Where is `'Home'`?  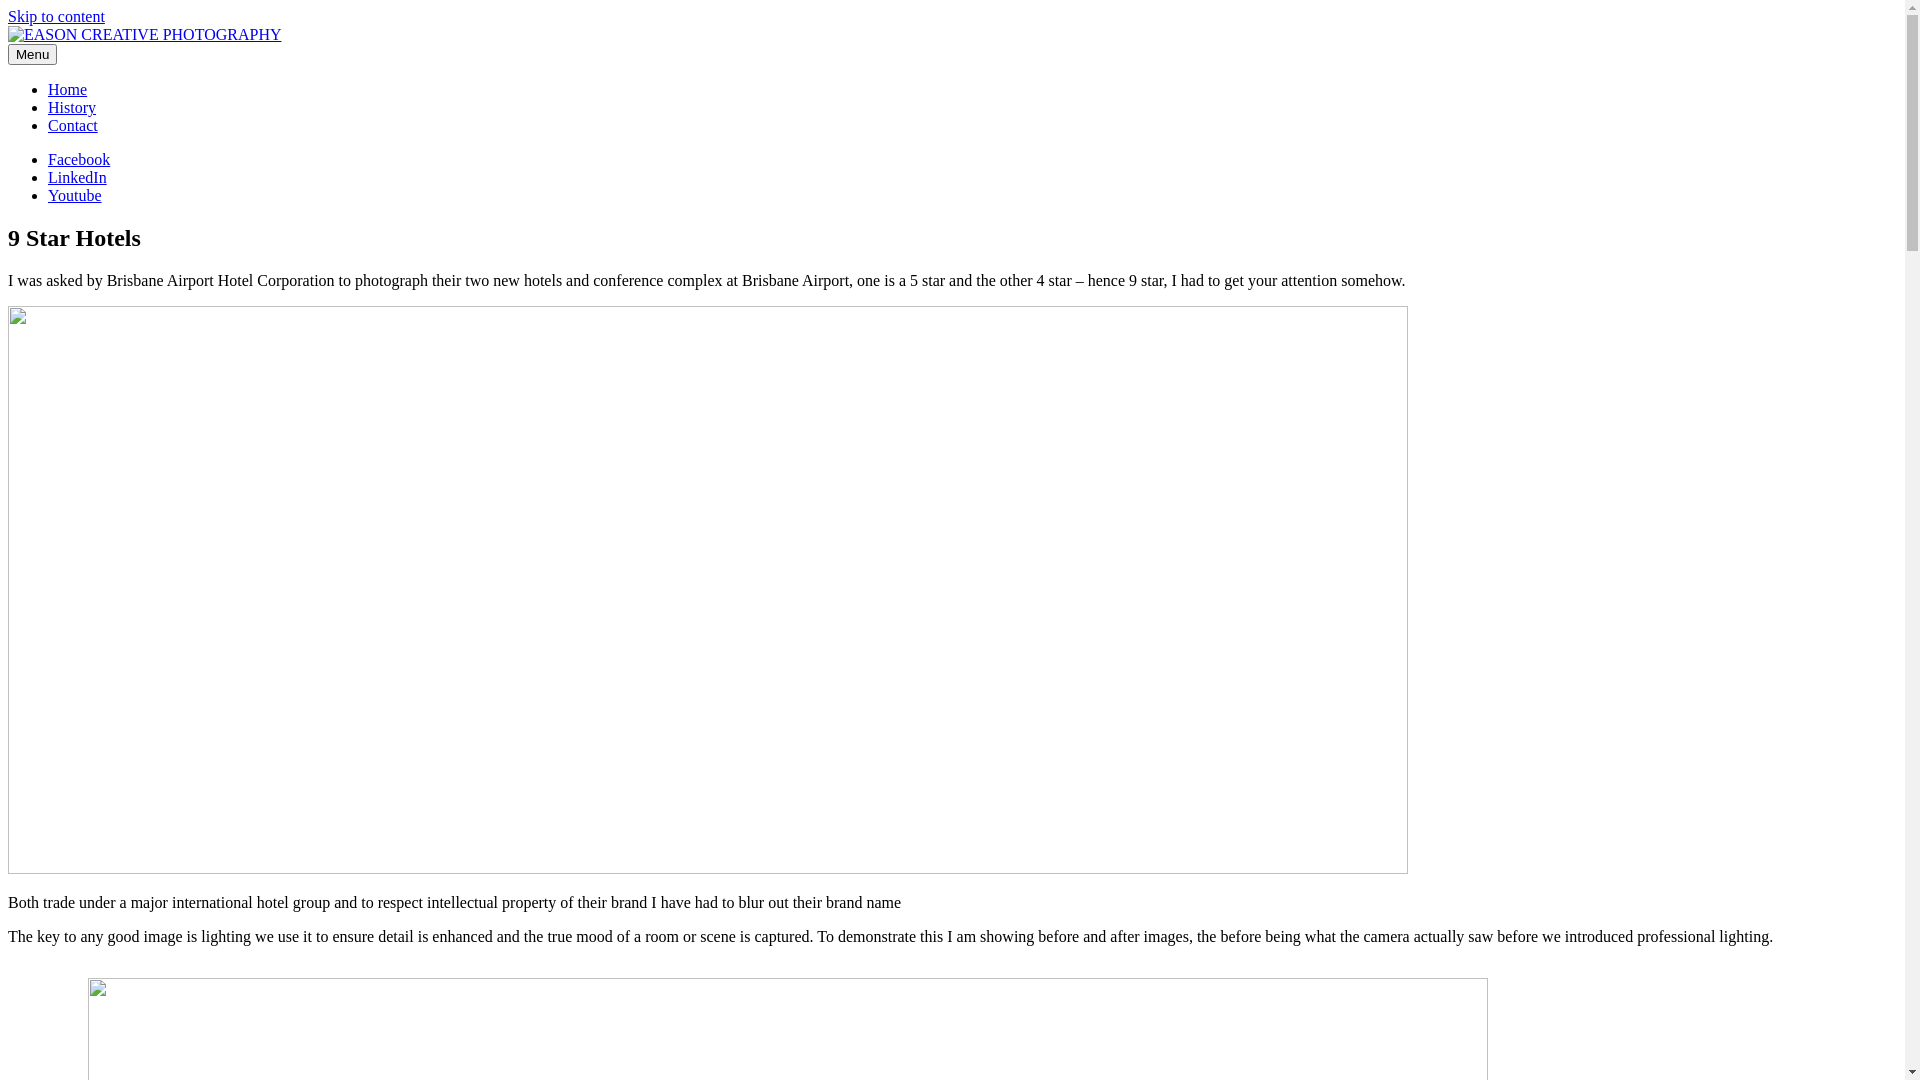 'Home' is located at coordinates (48, 88).